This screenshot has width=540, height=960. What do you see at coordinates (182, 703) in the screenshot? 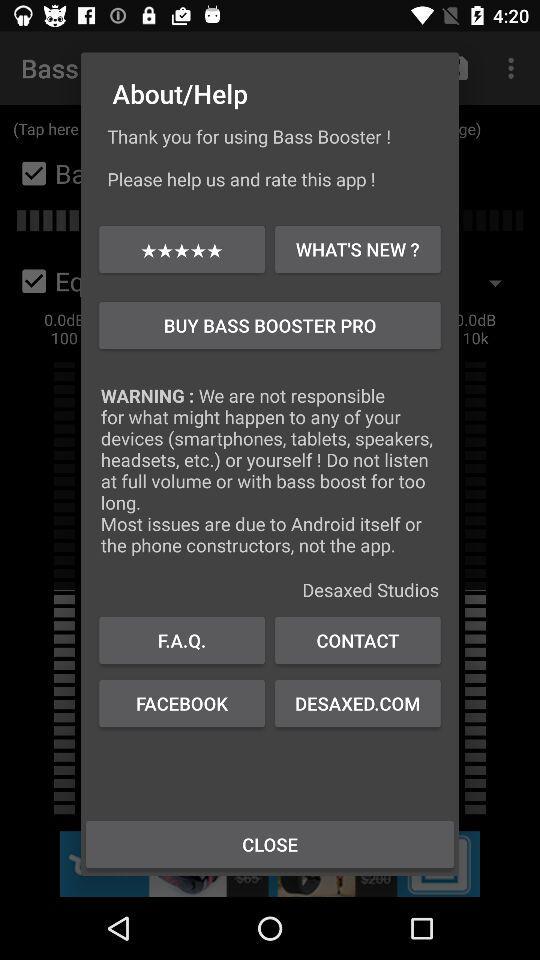
I see `the icon above close icon` at bounding box center [182, 703].